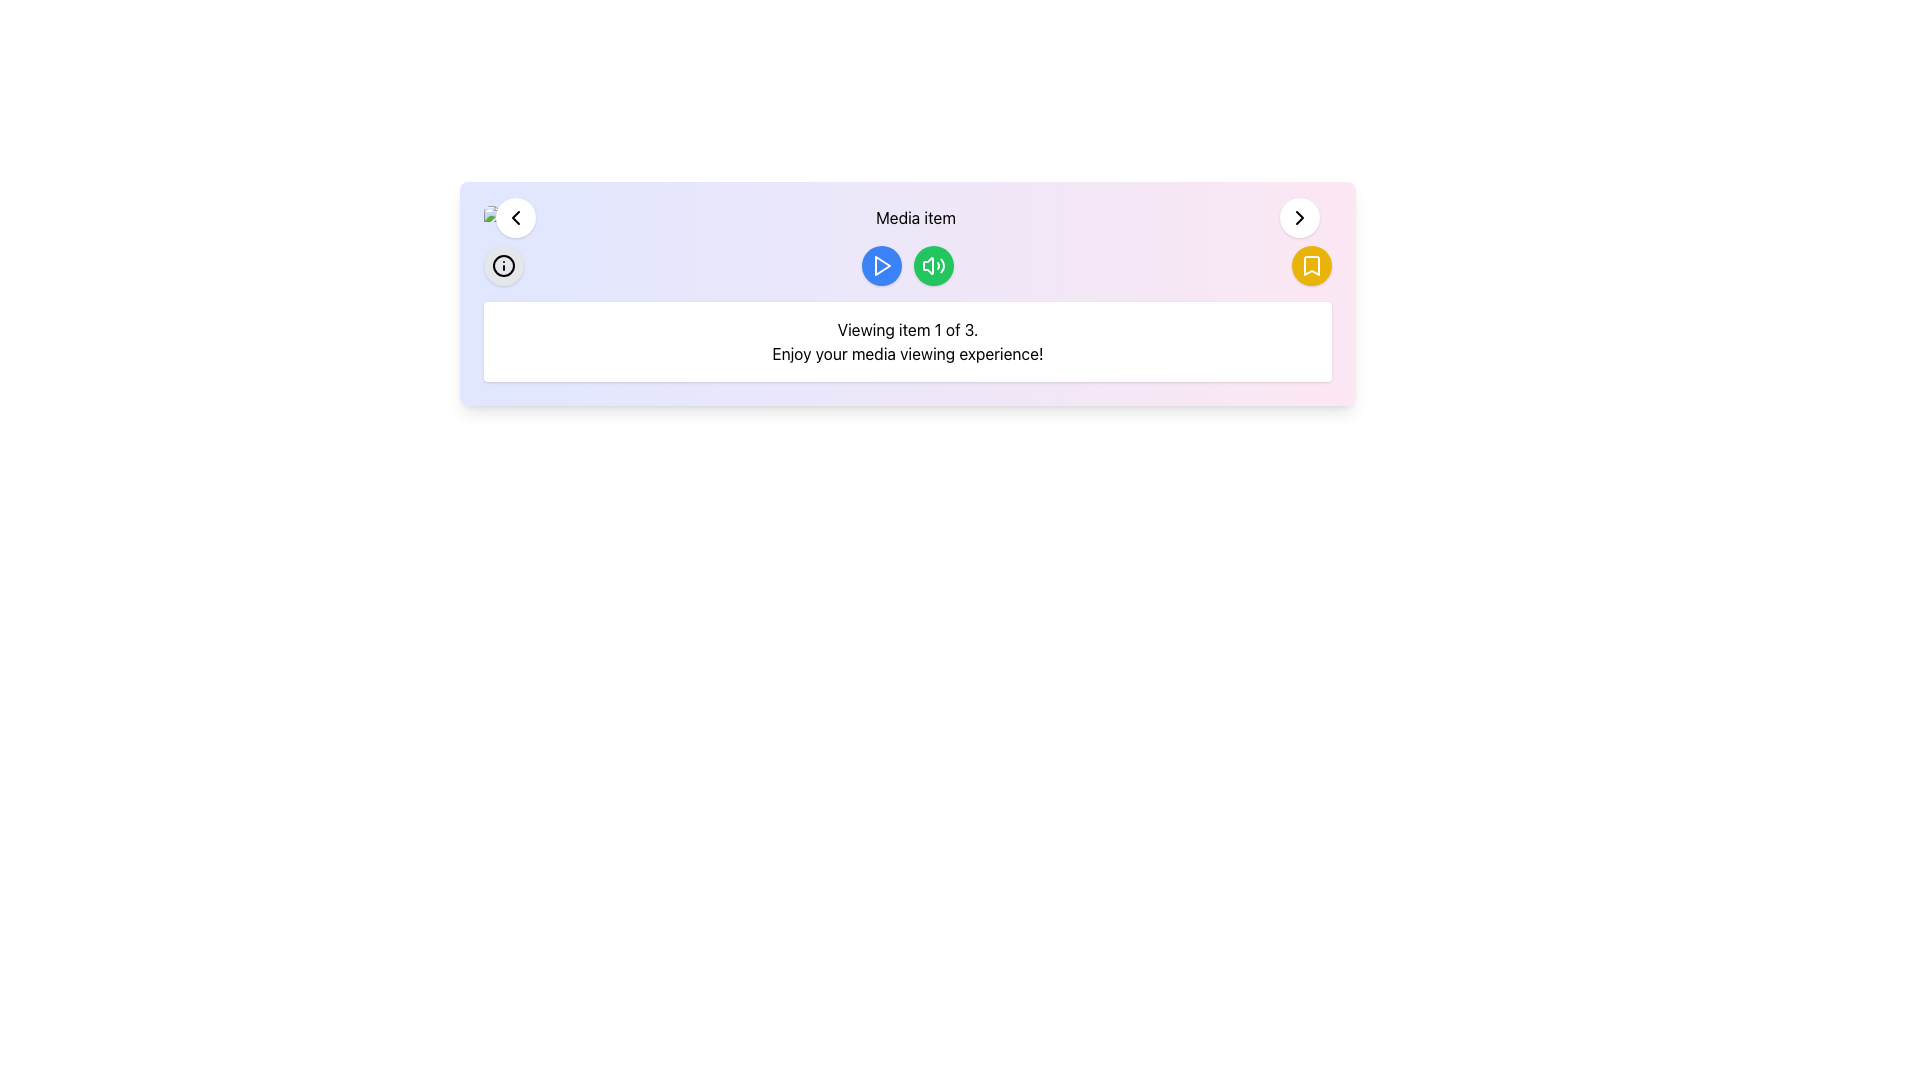  What do you see at coordinates (933, 265) in the screenshot?
I see `the volume control button located immediately to the right of the blue play button` at bounding box center [933, 265].